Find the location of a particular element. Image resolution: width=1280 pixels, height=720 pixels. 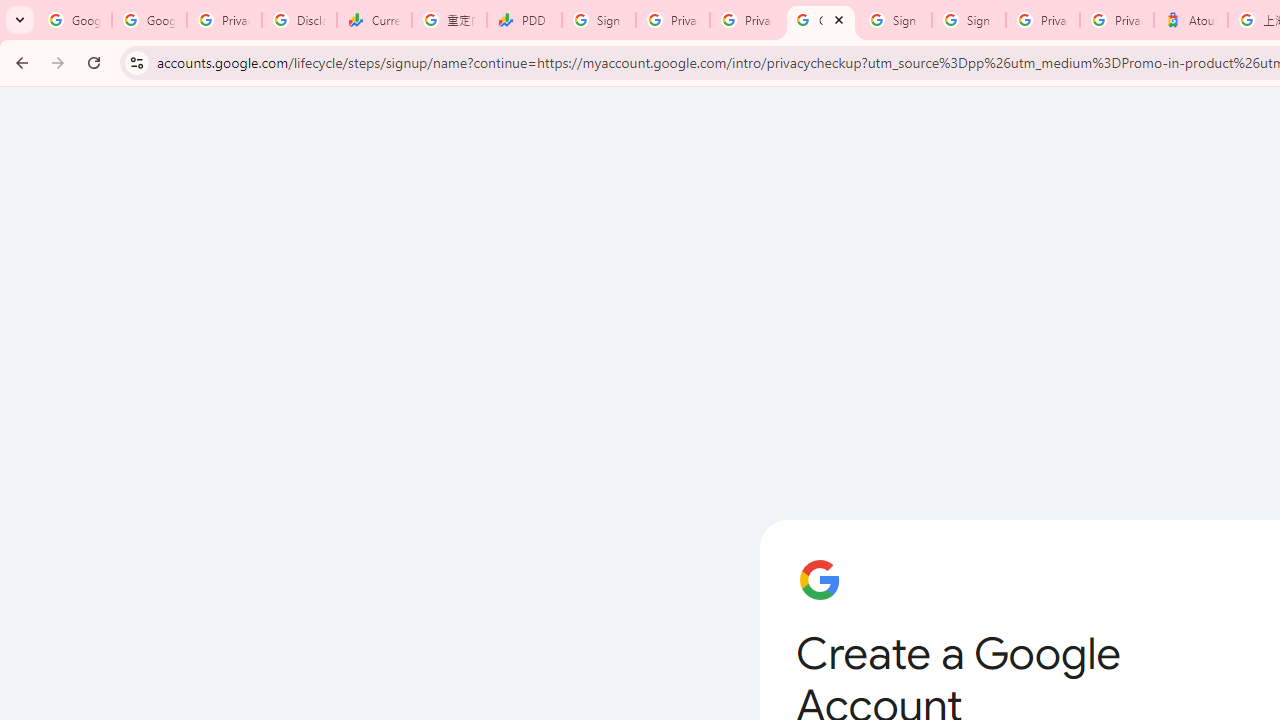

'Close' is located at coordinates (839, 19).